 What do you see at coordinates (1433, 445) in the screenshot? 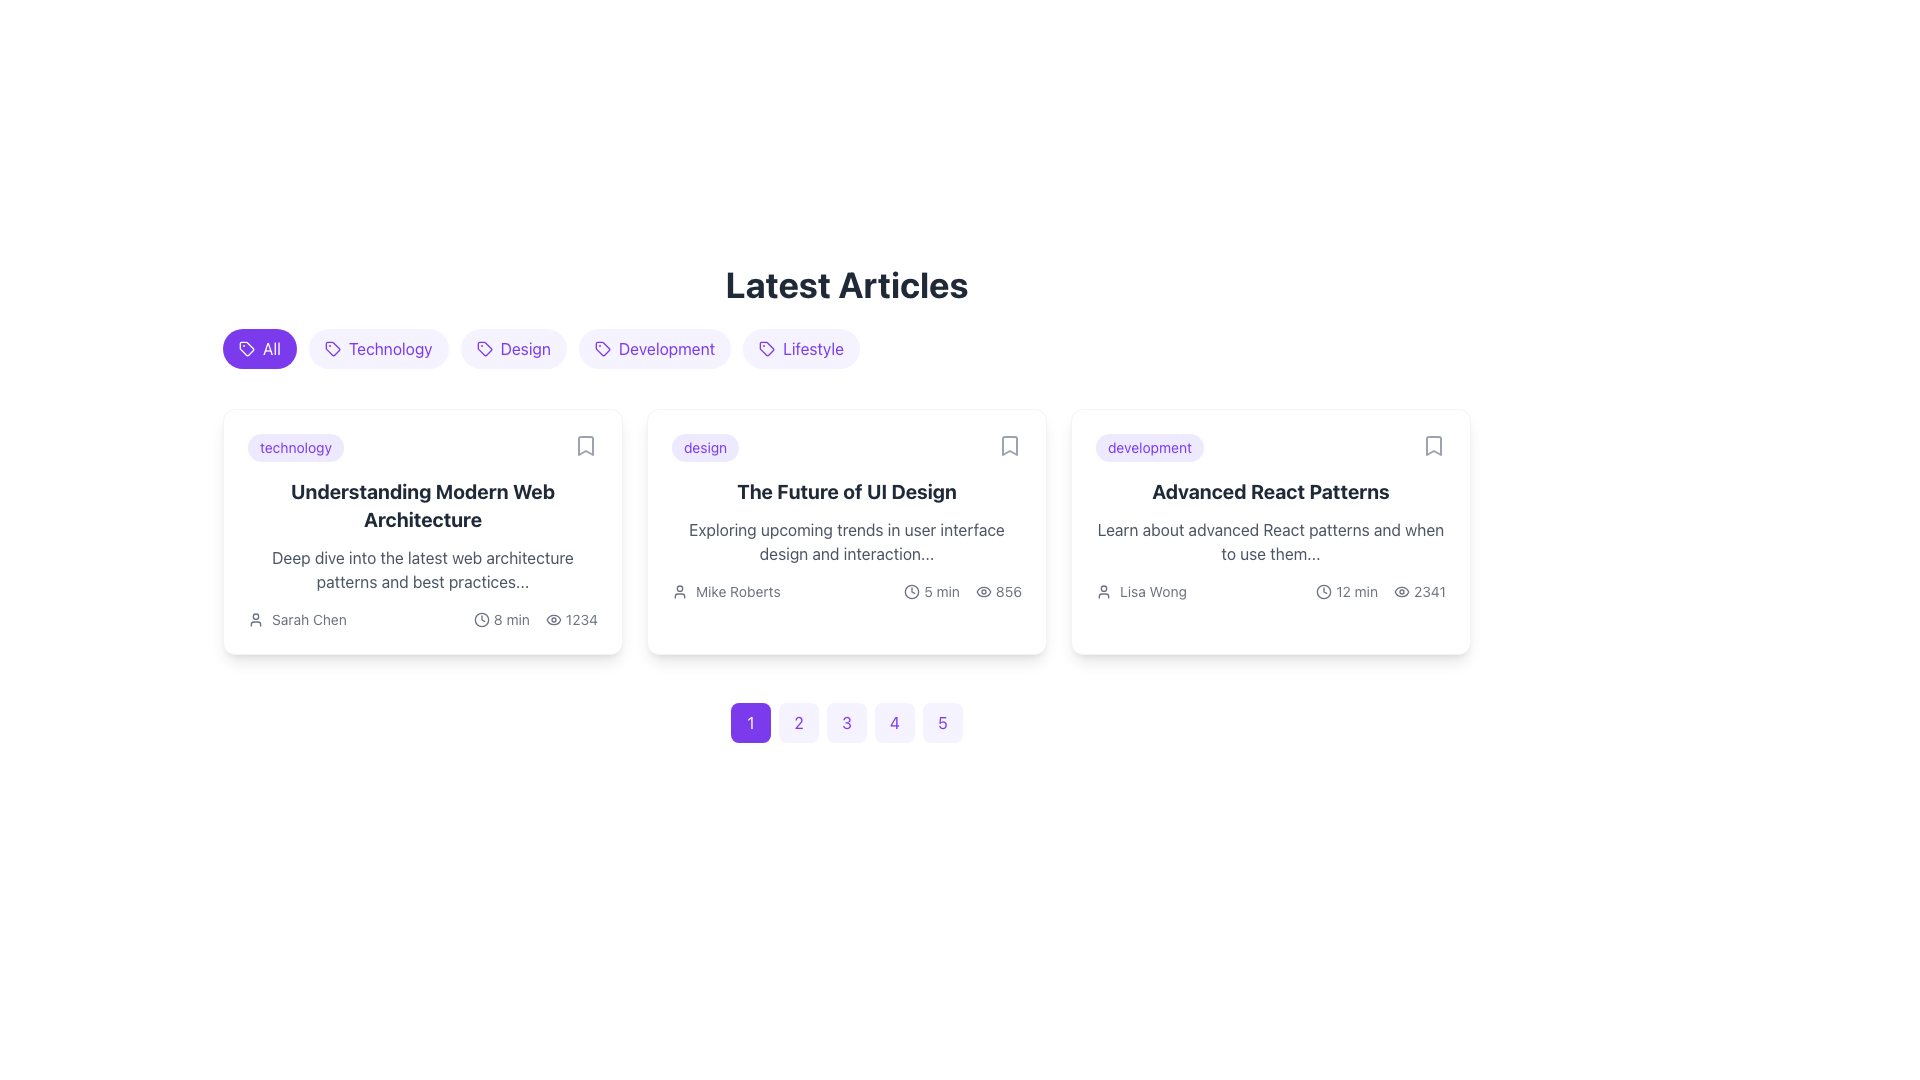
I see `the bookmark icon located in the top-right corner of the 'Advanced React Patterns' card to bookmark the article` at bounding box center [1433, 445].